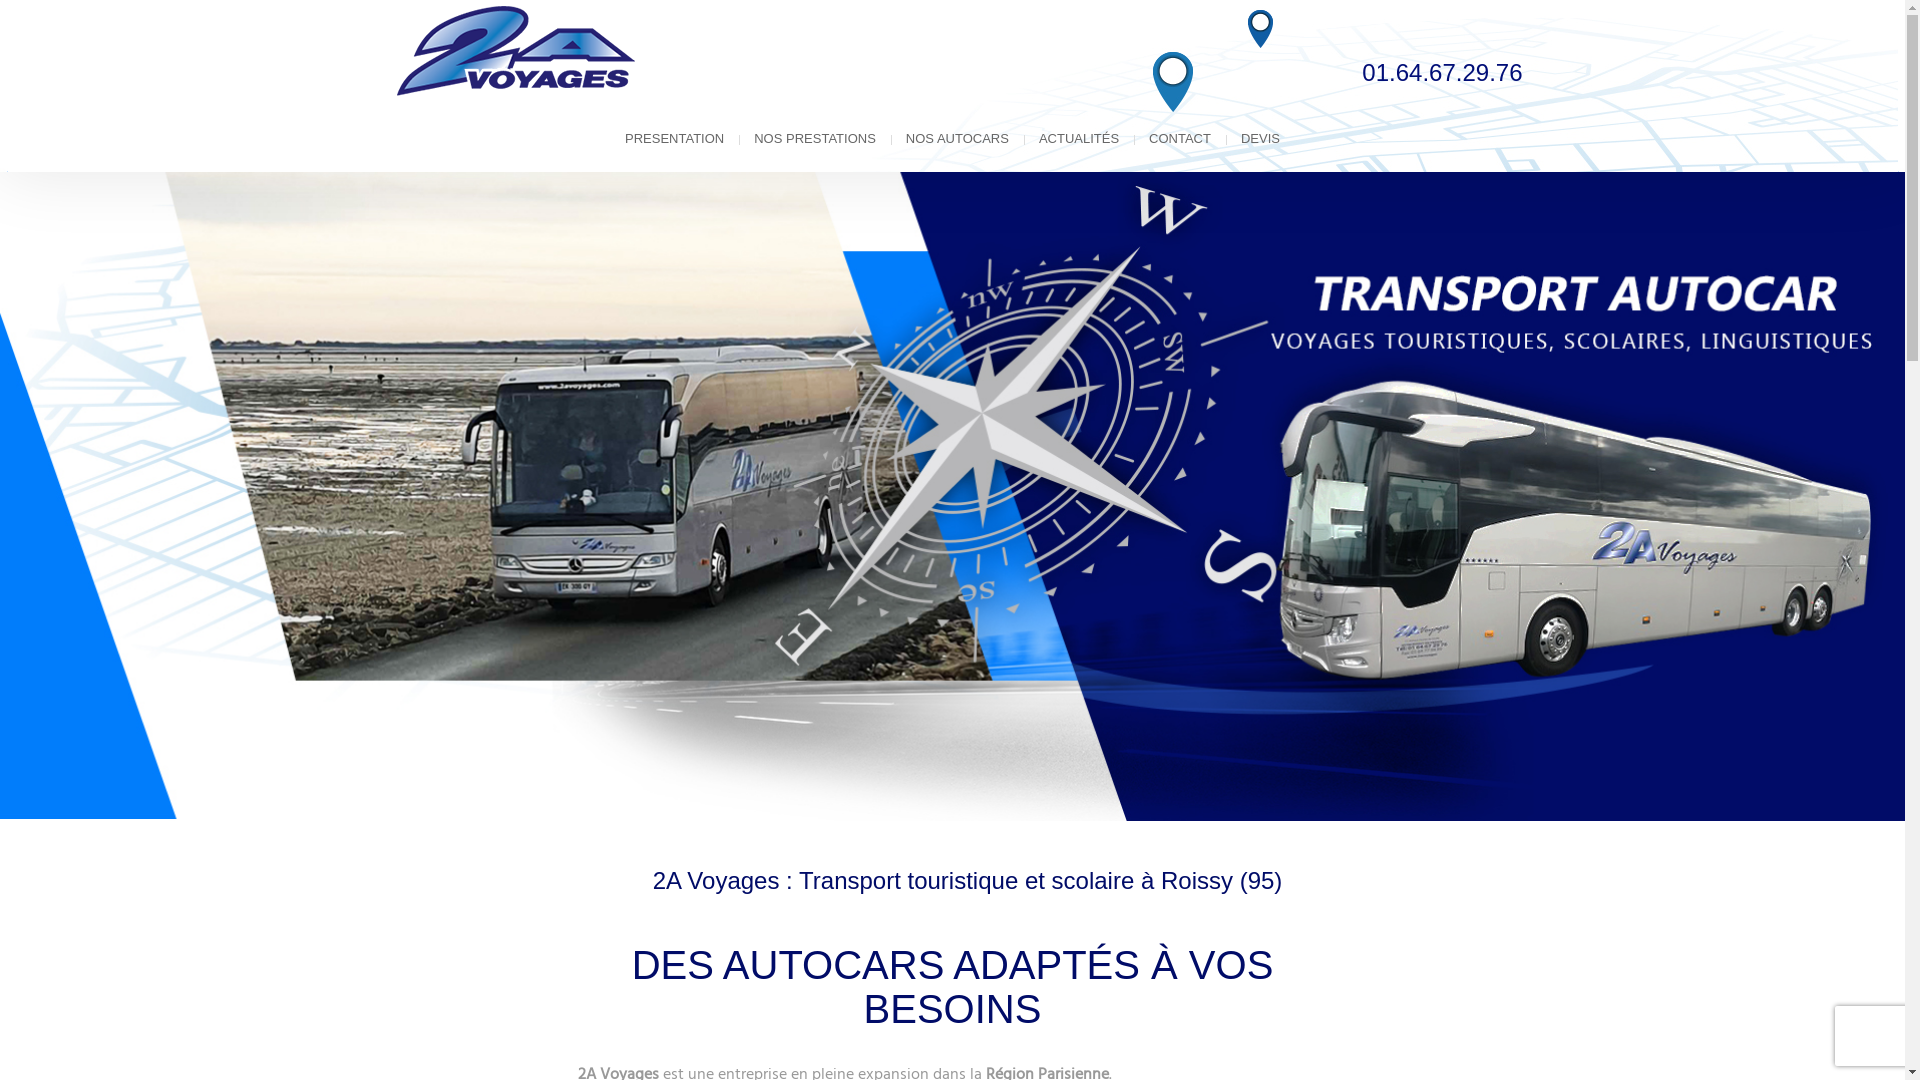 The image size is (1920, 1080). Describe the element at coordinates (1180, 137) in the screenshot. I see `'CONTACT'` at that location.